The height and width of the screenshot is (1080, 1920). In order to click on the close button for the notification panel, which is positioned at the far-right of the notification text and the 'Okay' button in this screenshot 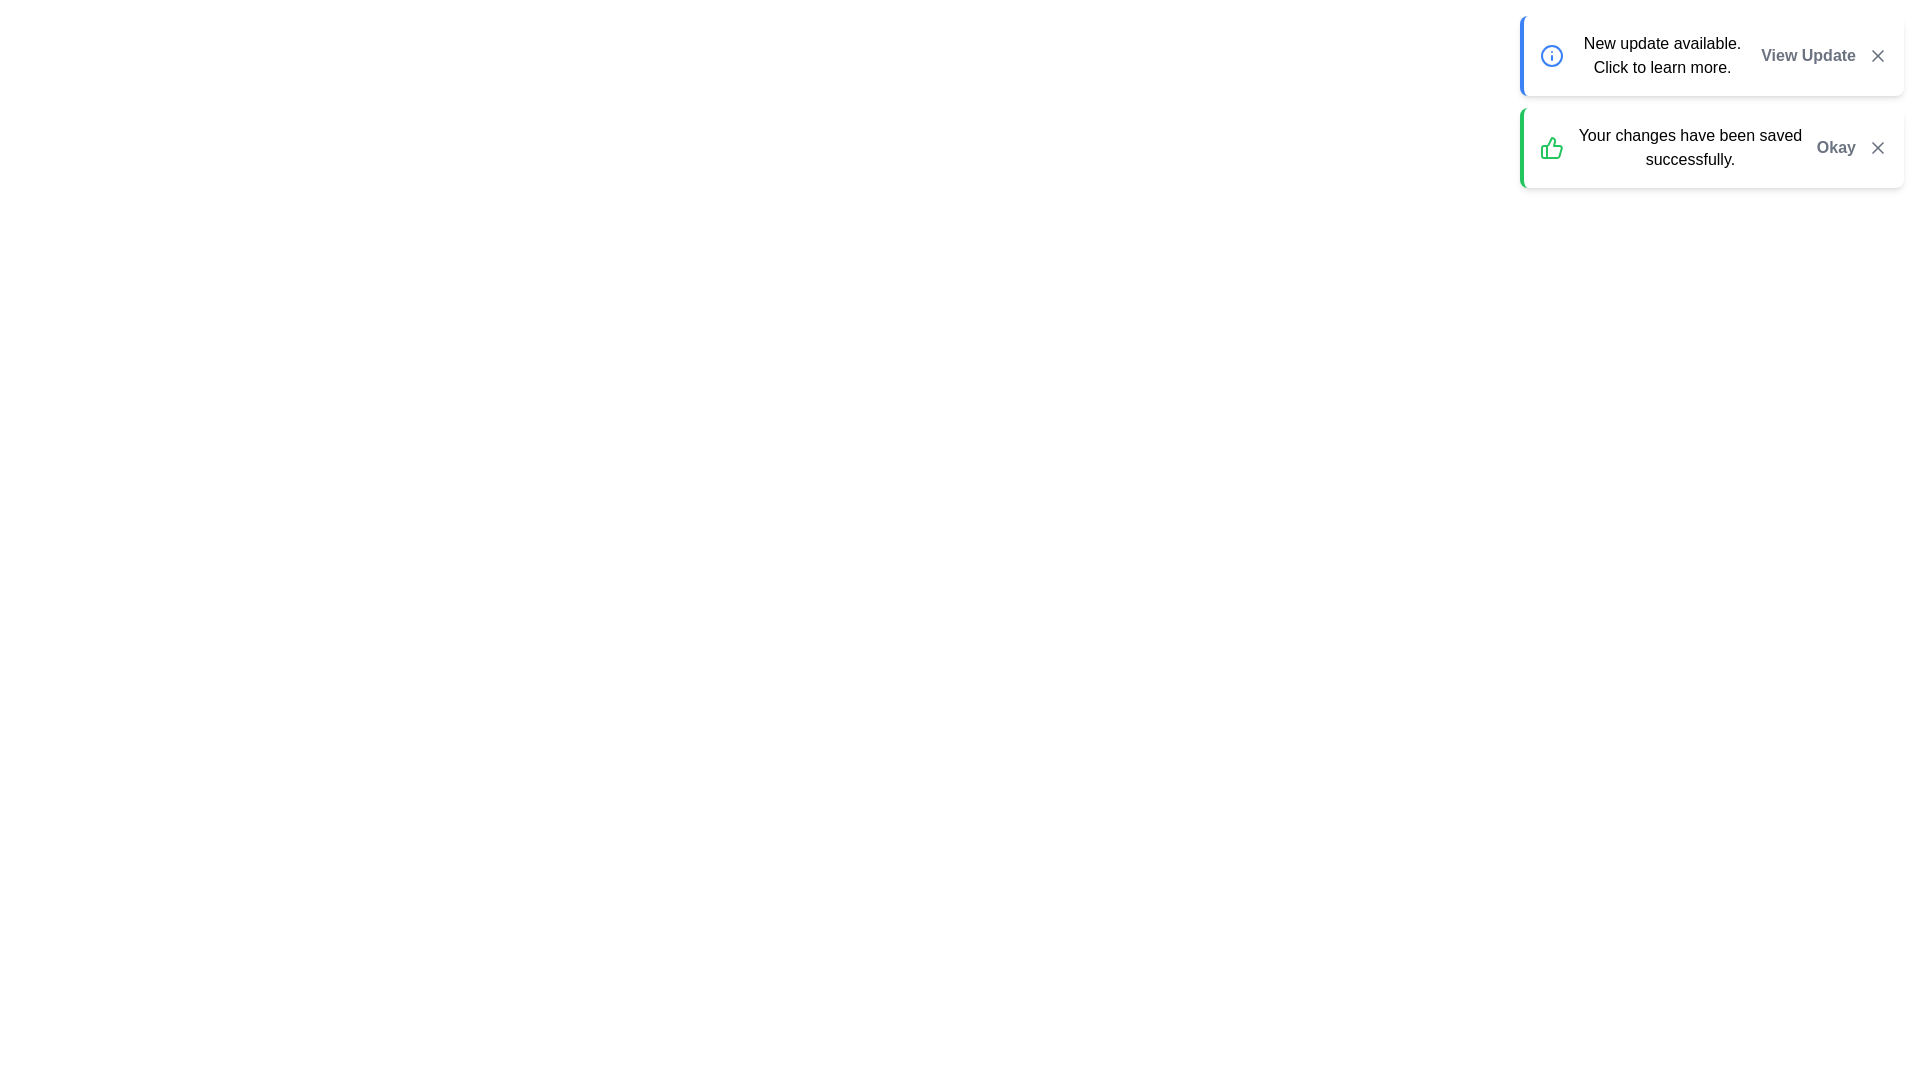, I will do `click(1876, 146)`.